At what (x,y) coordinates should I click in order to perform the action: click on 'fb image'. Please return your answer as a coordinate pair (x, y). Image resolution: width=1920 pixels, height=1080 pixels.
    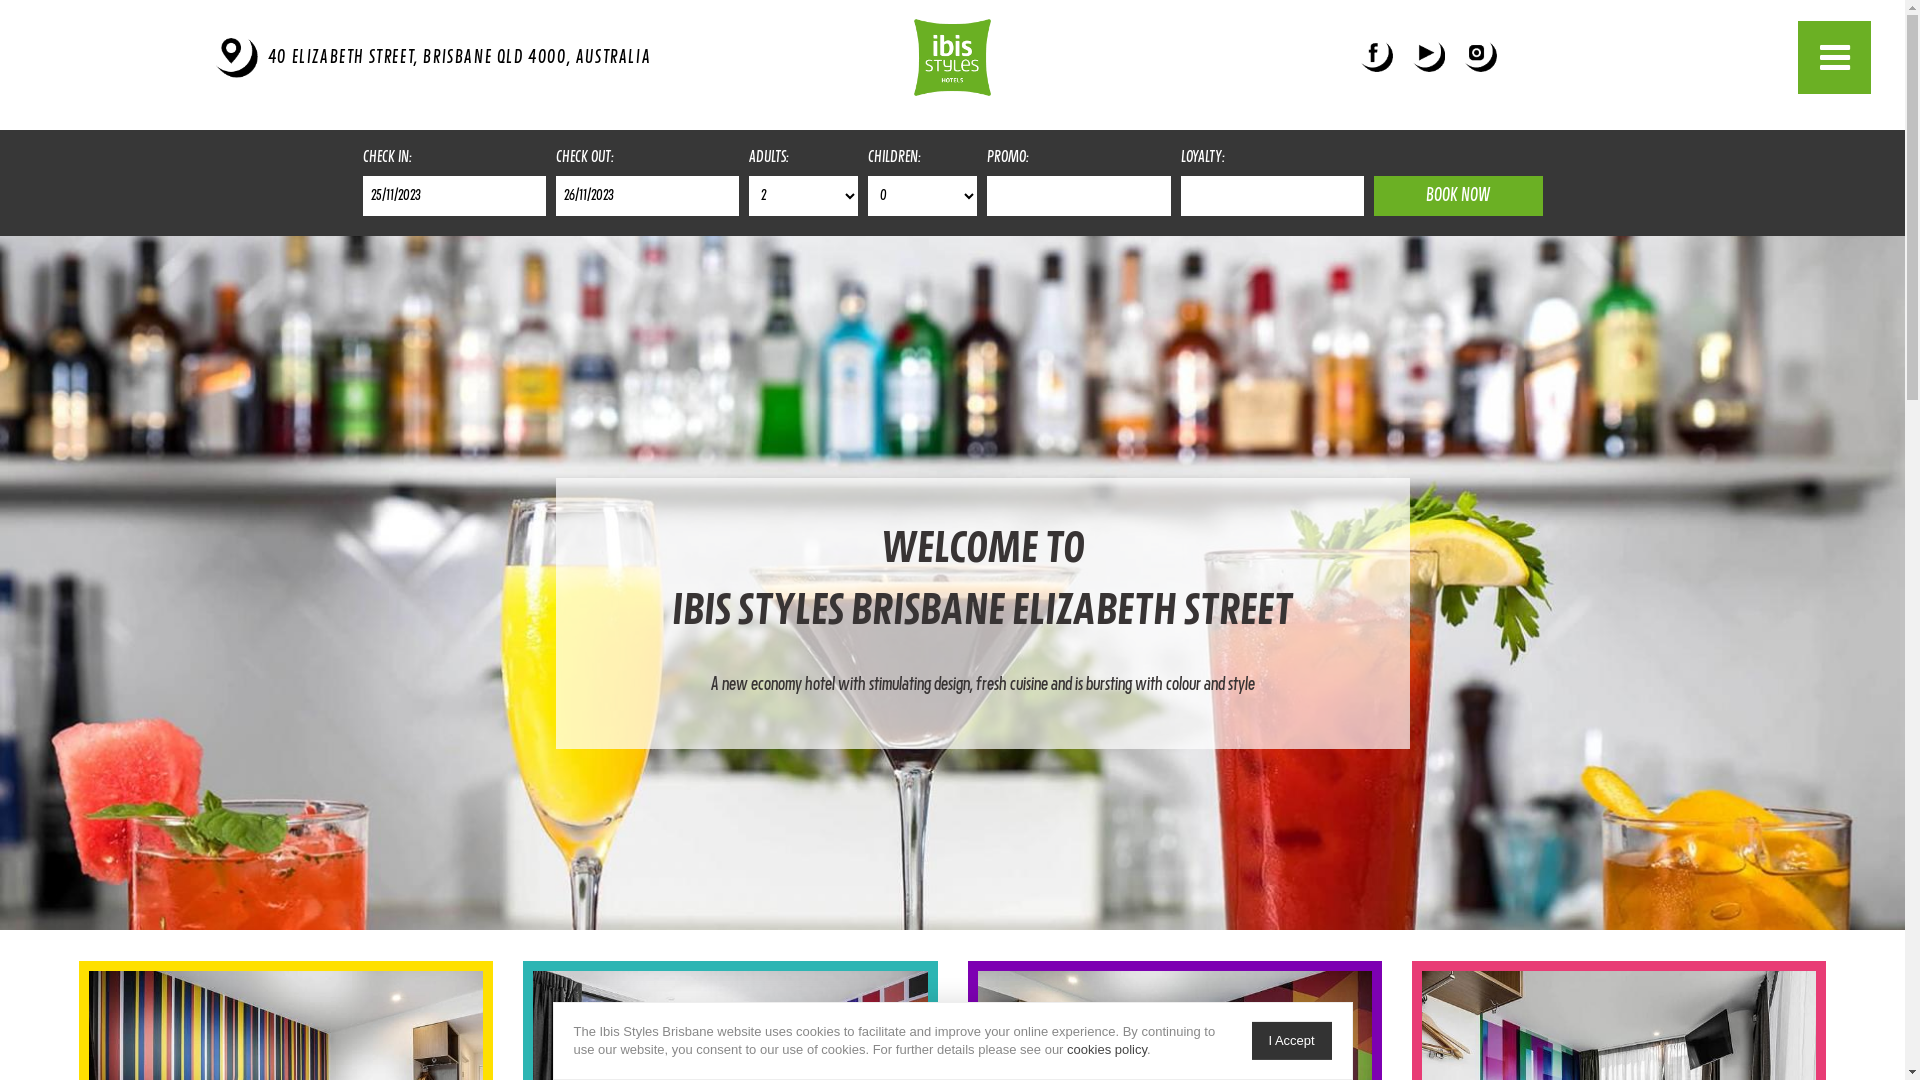
    Looking at the image, I should click on (1376, 56).